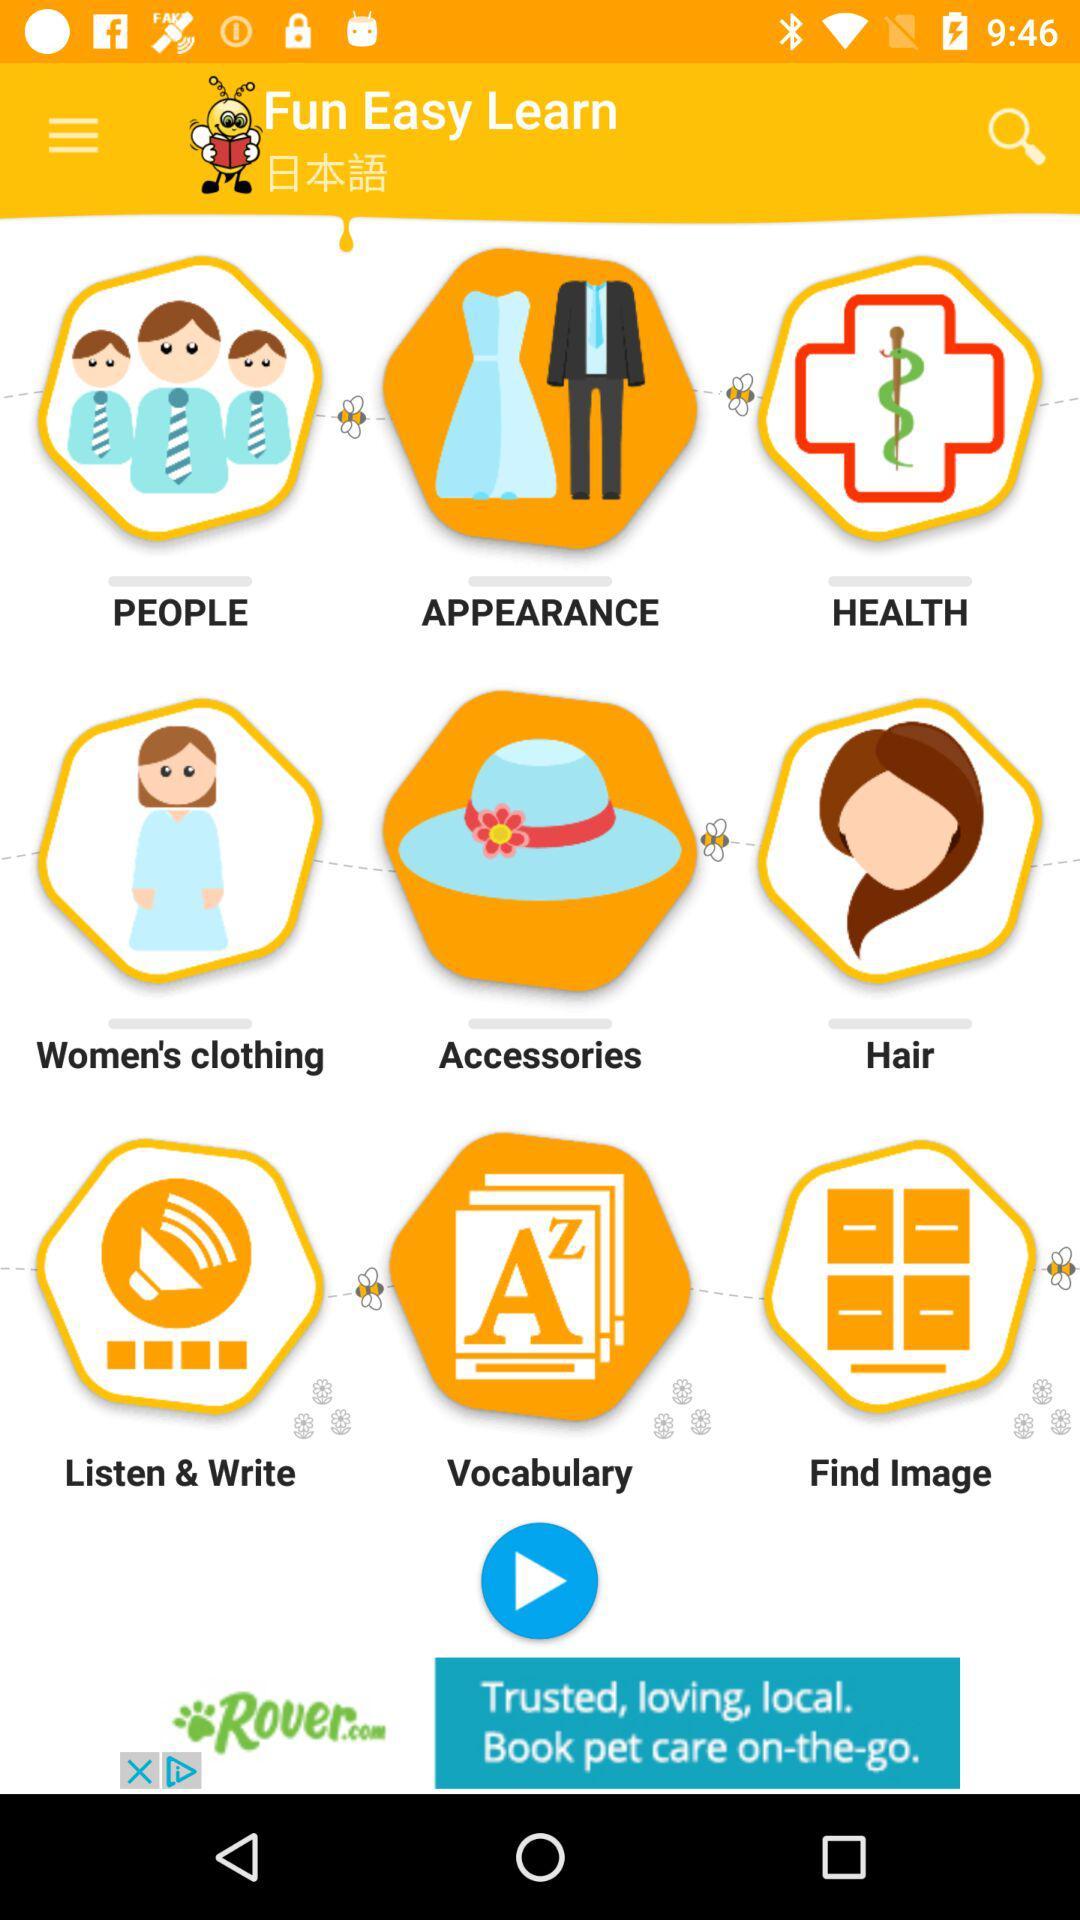 The width and height of the screenshot is (1080, 1920). Describe the element at coordinates (538, 1582) in the screenshot. I see `icon next to the find image icon` at that location.